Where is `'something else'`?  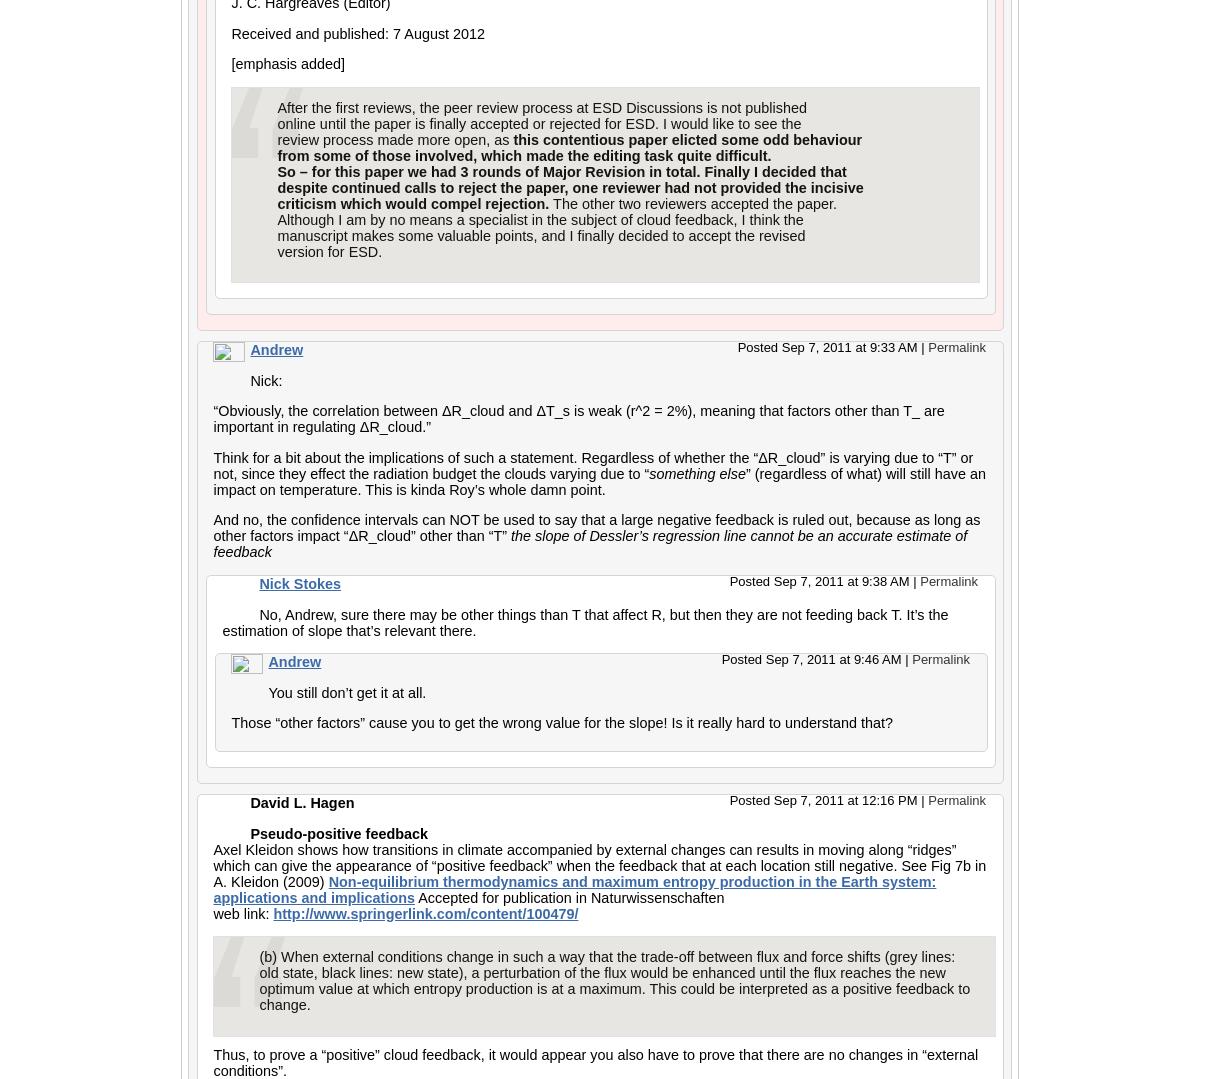 'something else' is located at coordinates (697, 472).